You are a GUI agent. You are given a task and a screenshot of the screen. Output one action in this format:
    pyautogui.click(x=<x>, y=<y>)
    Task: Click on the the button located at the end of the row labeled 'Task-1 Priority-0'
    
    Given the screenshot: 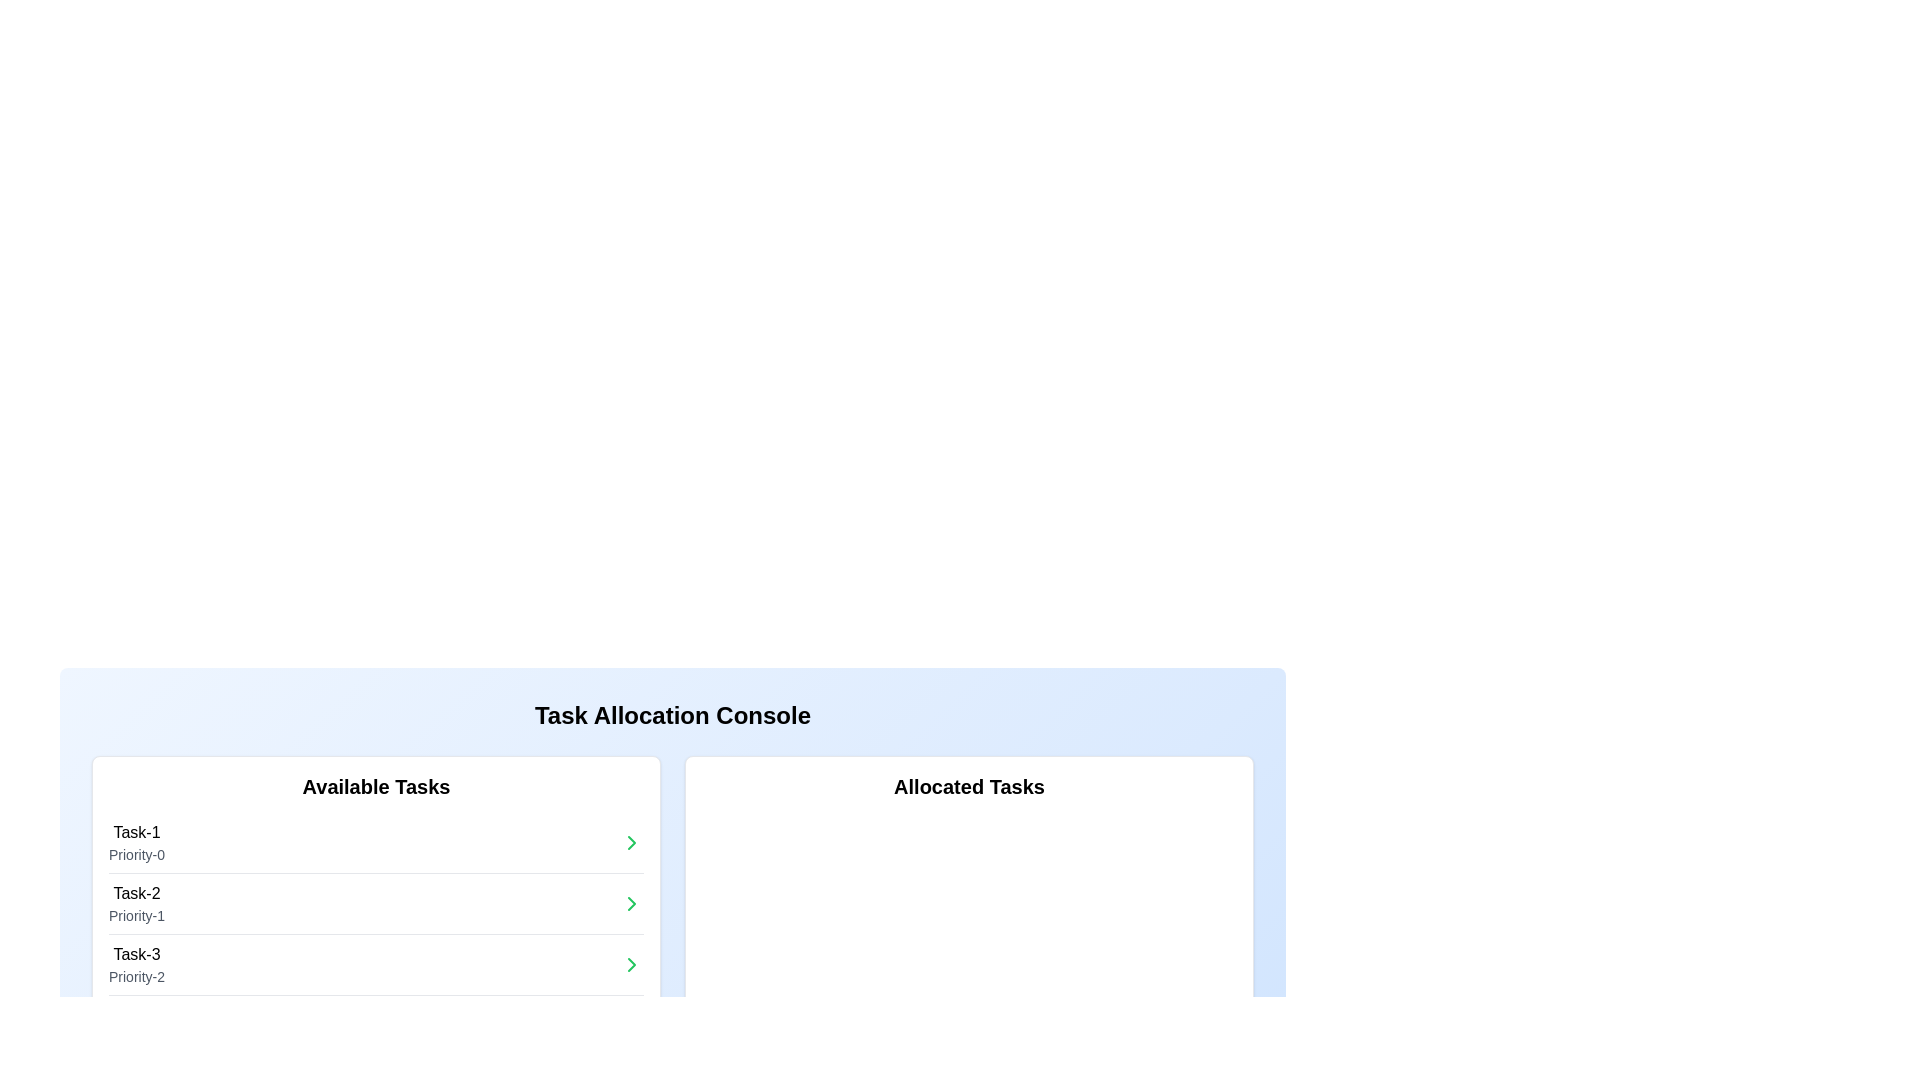 What is the action you would take?
    pyautogui.click(x=631, y=843)
    